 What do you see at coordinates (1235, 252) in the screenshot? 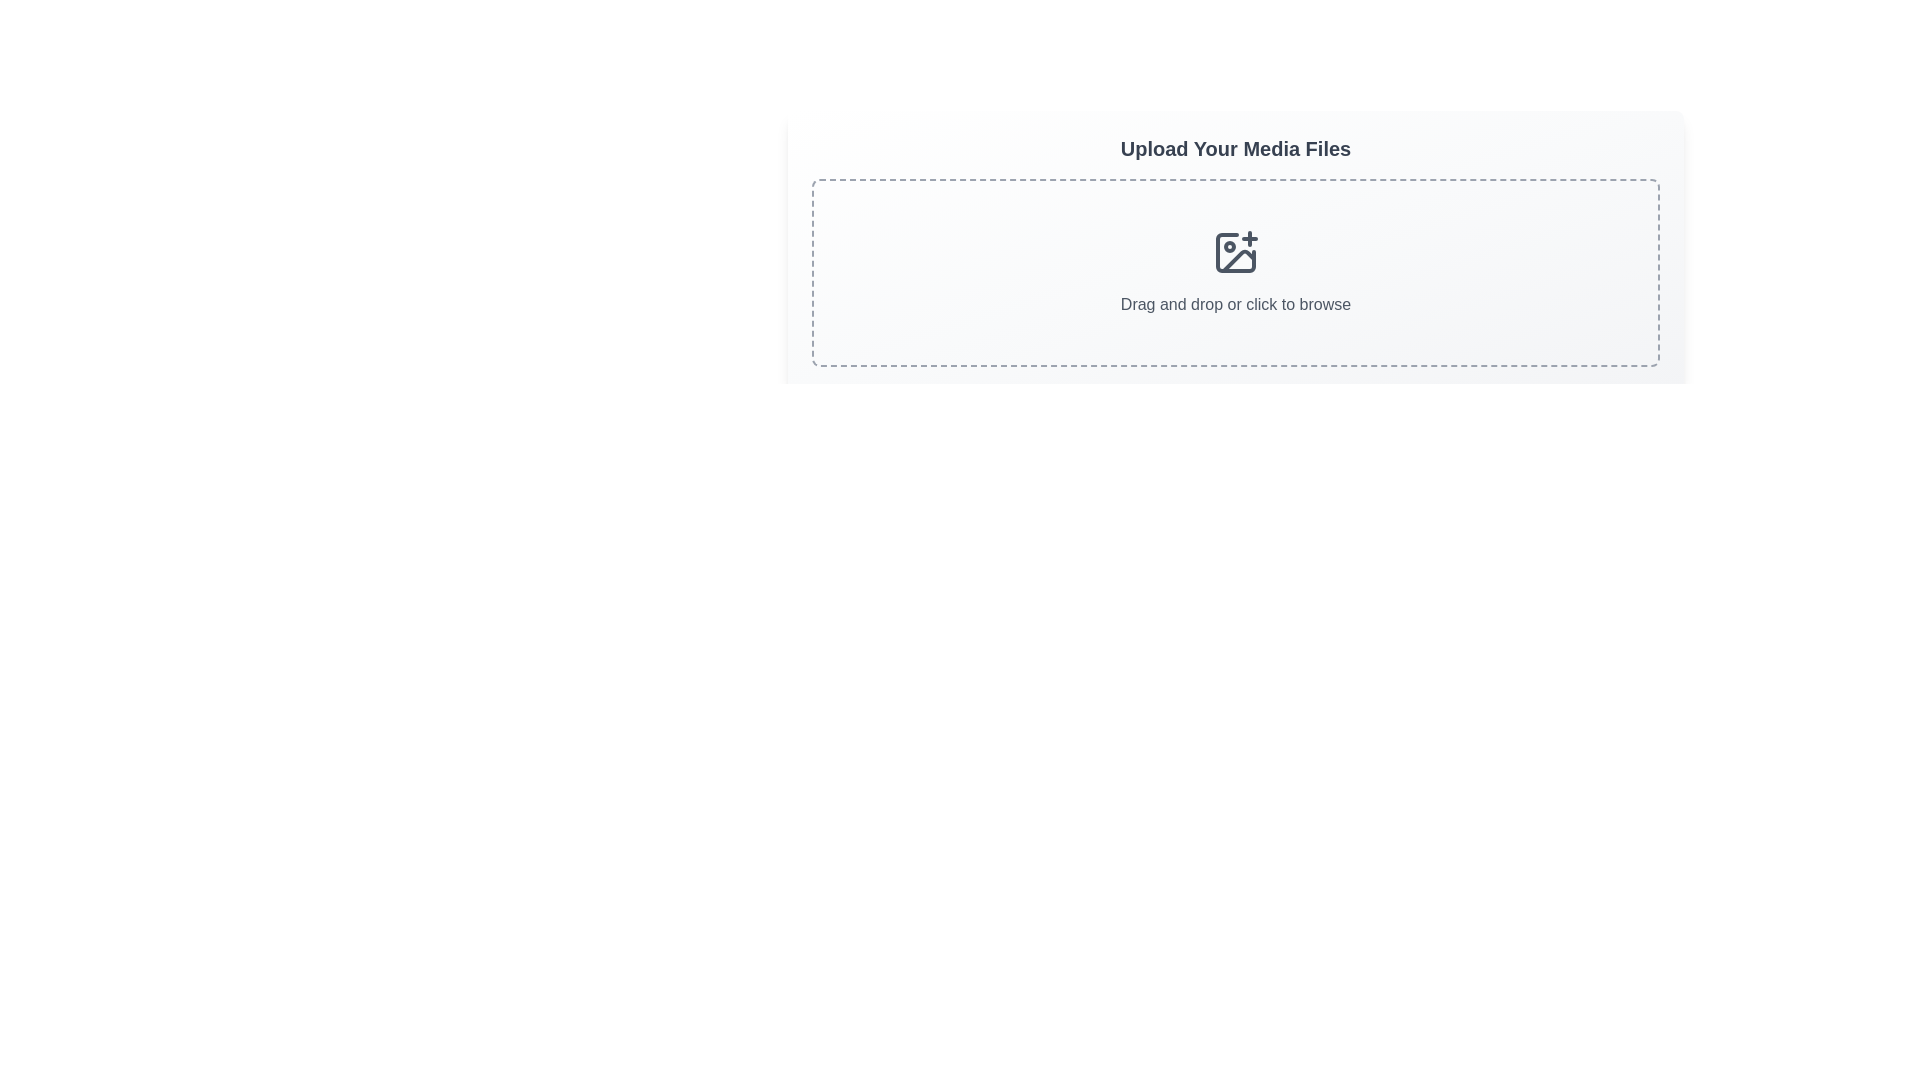
I see `the file upload icon, which is visually represented by an icon centered within a dashed-border area for uploading files` at bounding box center [1235, 252].